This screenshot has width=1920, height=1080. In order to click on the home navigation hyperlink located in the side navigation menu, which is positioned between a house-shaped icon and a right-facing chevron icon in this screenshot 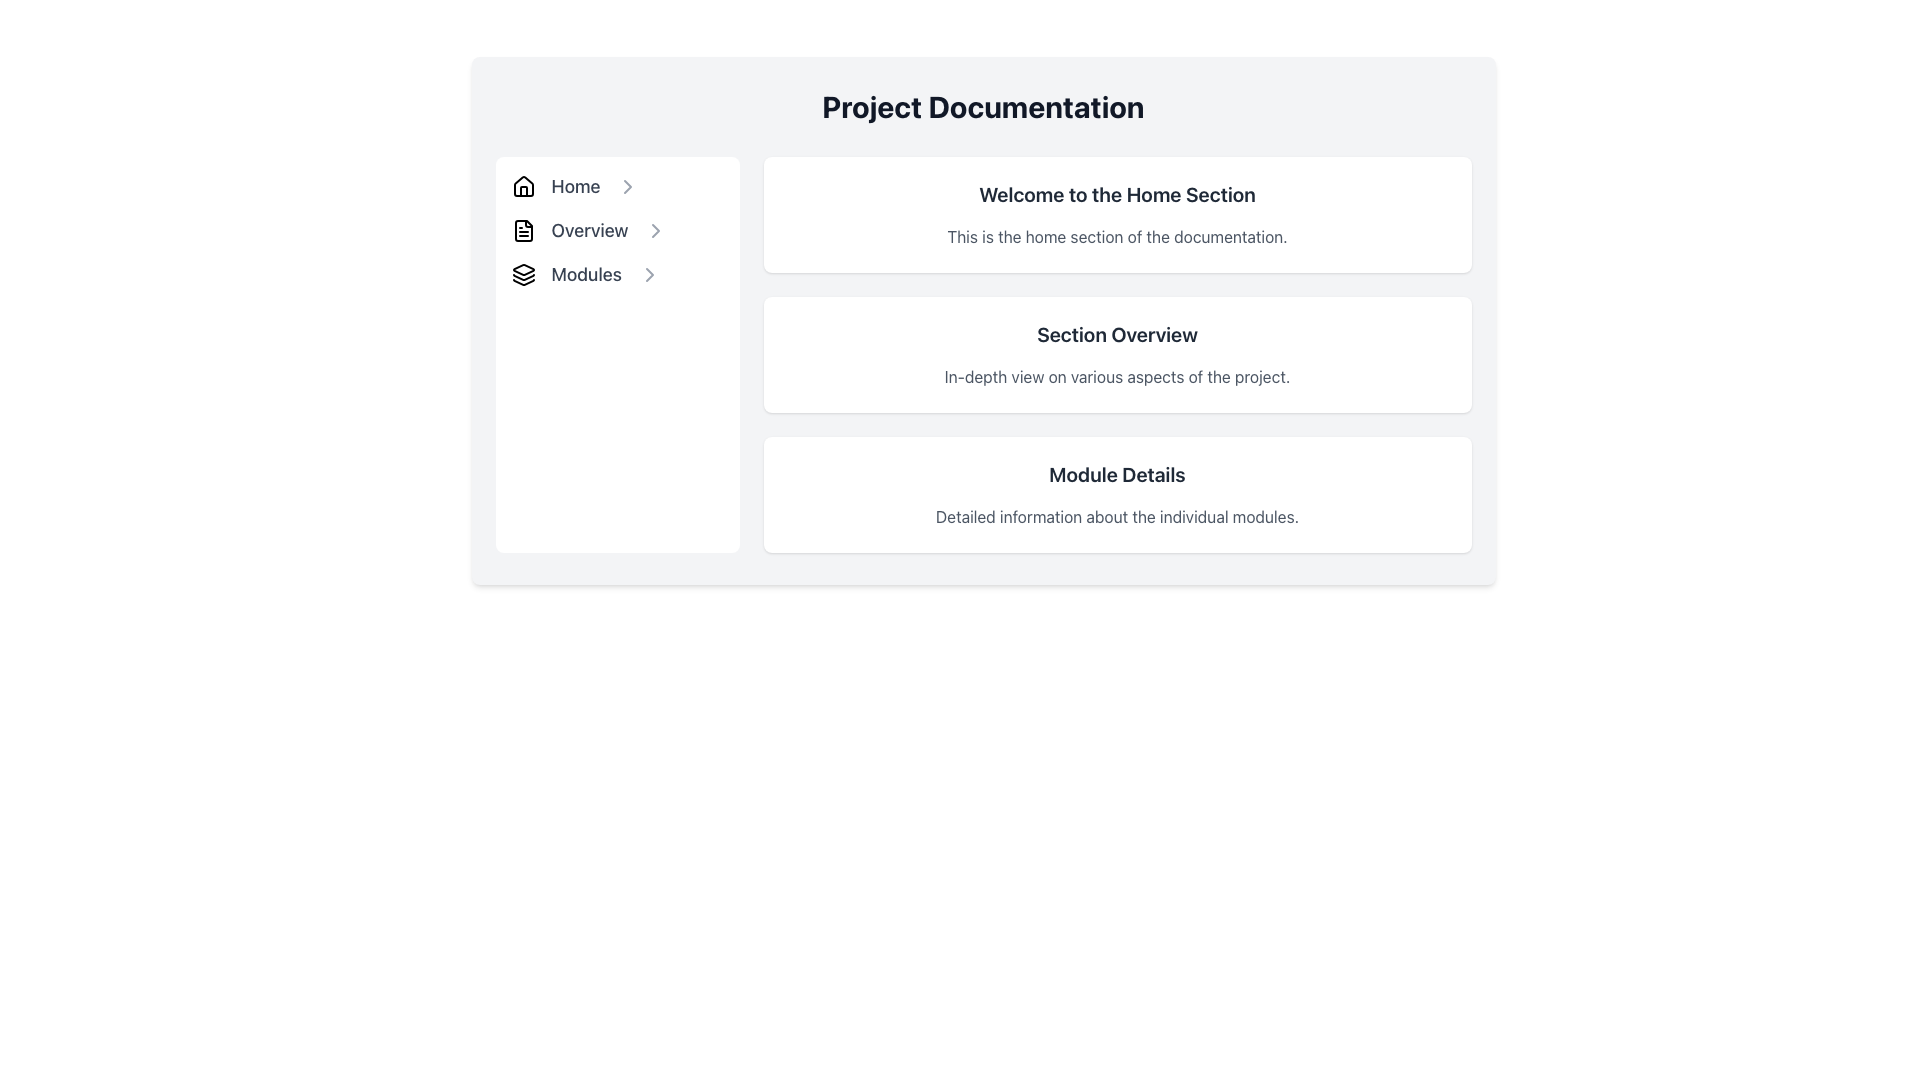, I will do `click(575, 186)`.